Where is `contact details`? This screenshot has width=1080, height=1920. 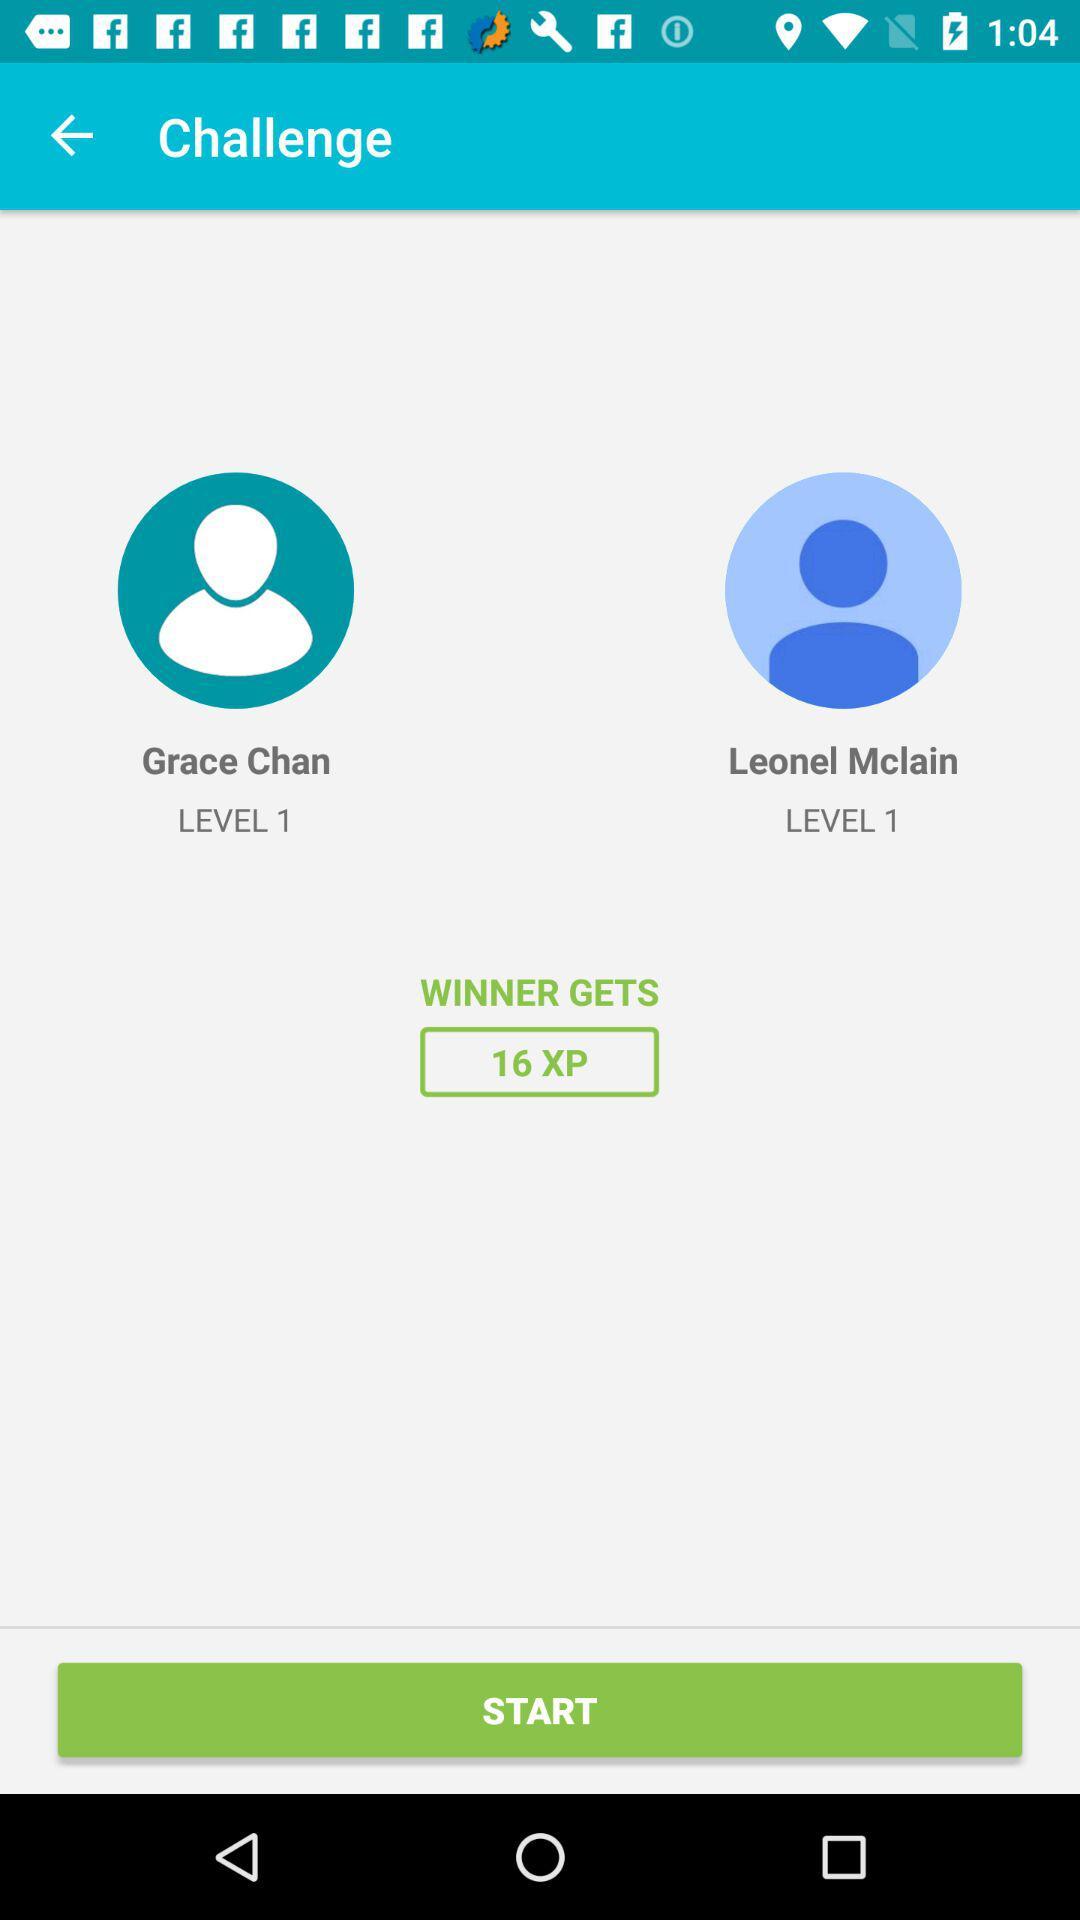 contact details is located at coordinates (234, 589).